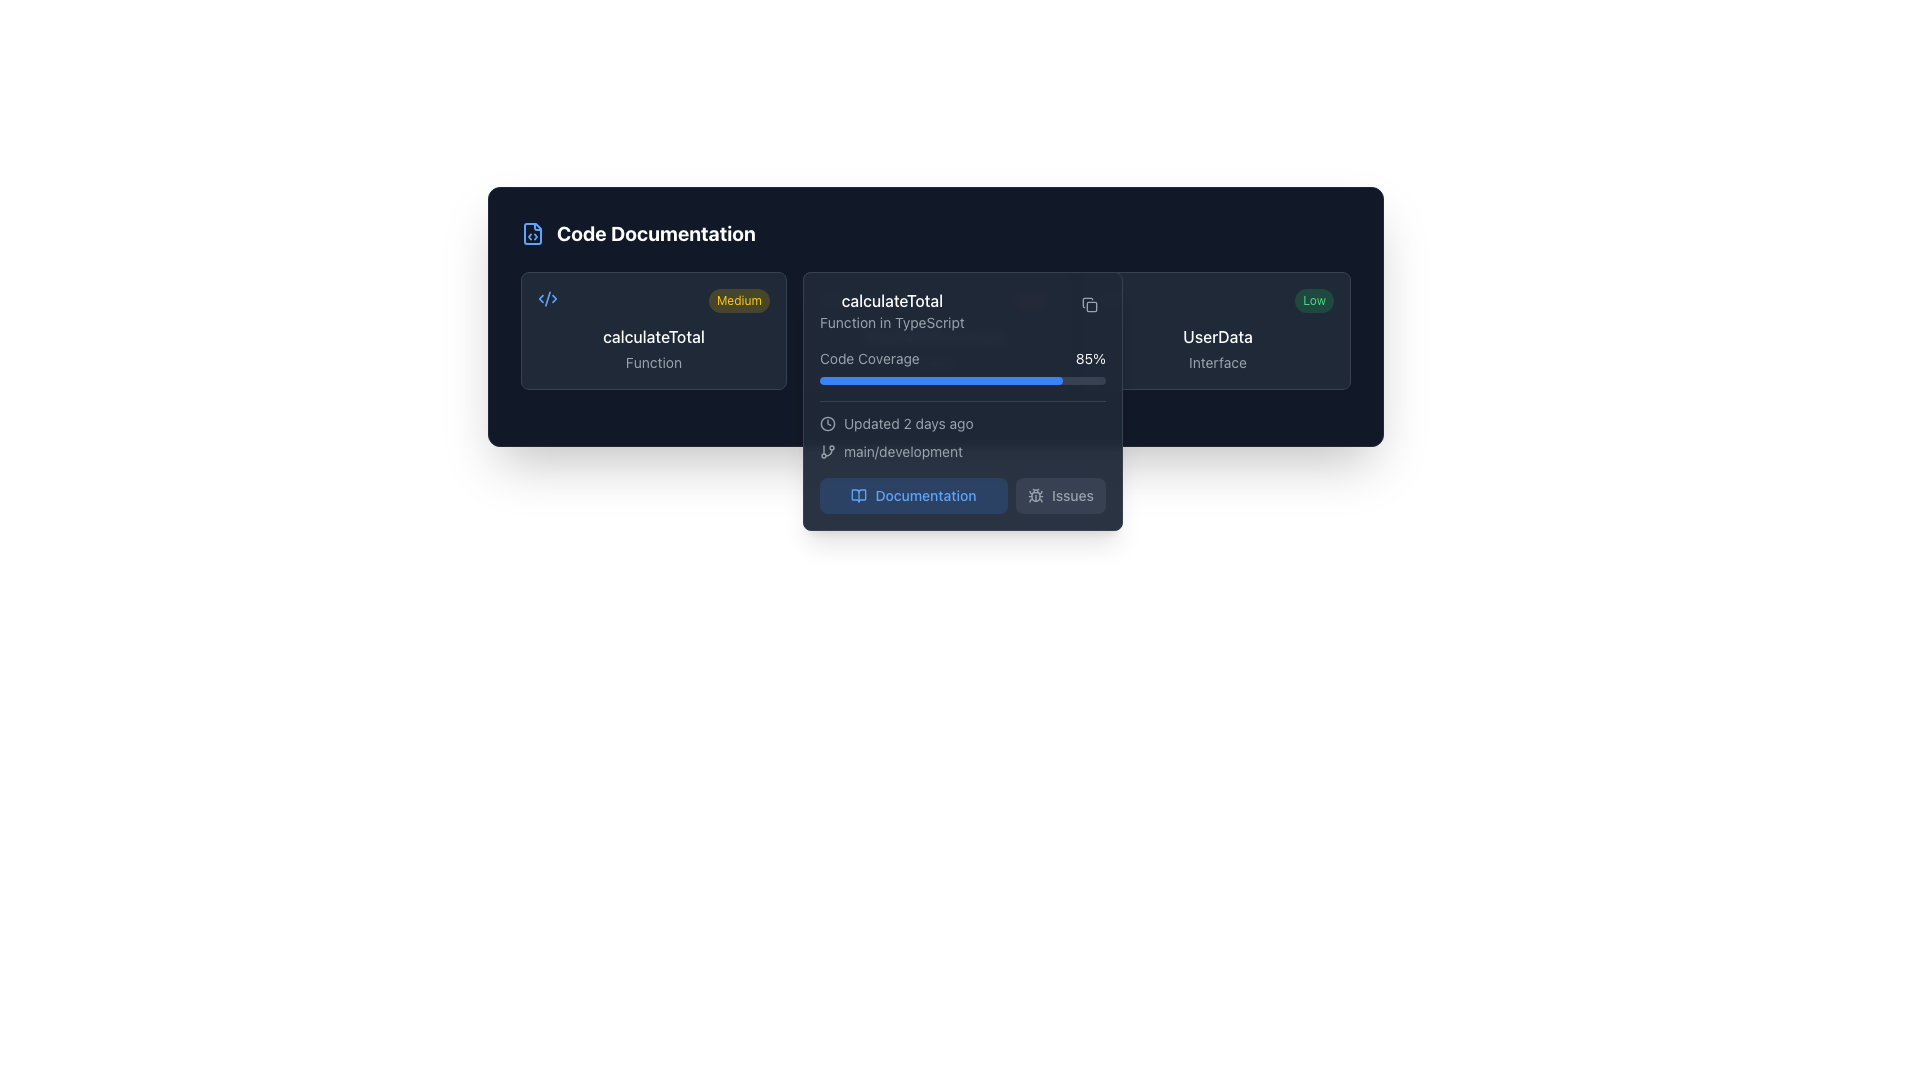  Describe the element at coordinates (963, 401) in the screenshot. I see `the 'Issues' button located on the Information panel, which displays details about the TypeScript function 'calculateTotal'` at that location.